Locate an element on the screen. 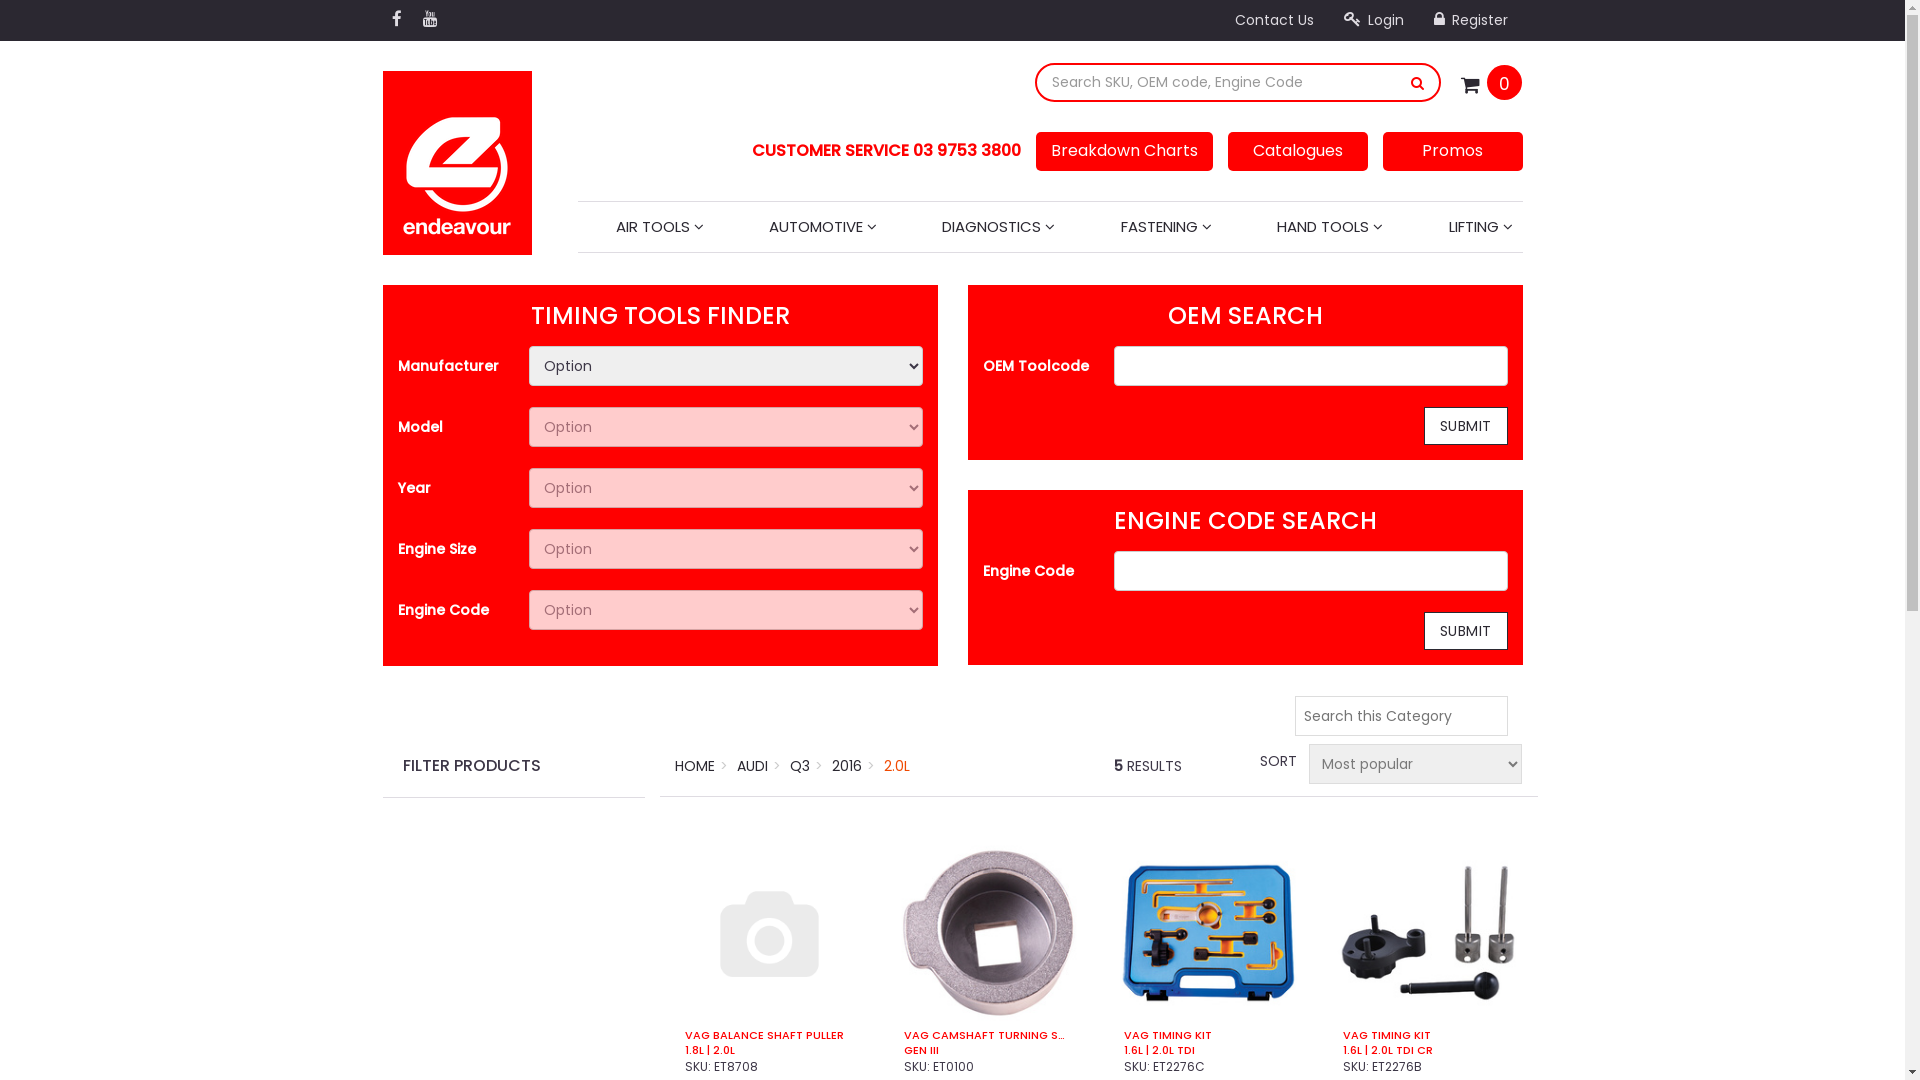 The image size is (1920, 1080). 'VAG TIMING KIT' is located at coordinates (1426, 1035).